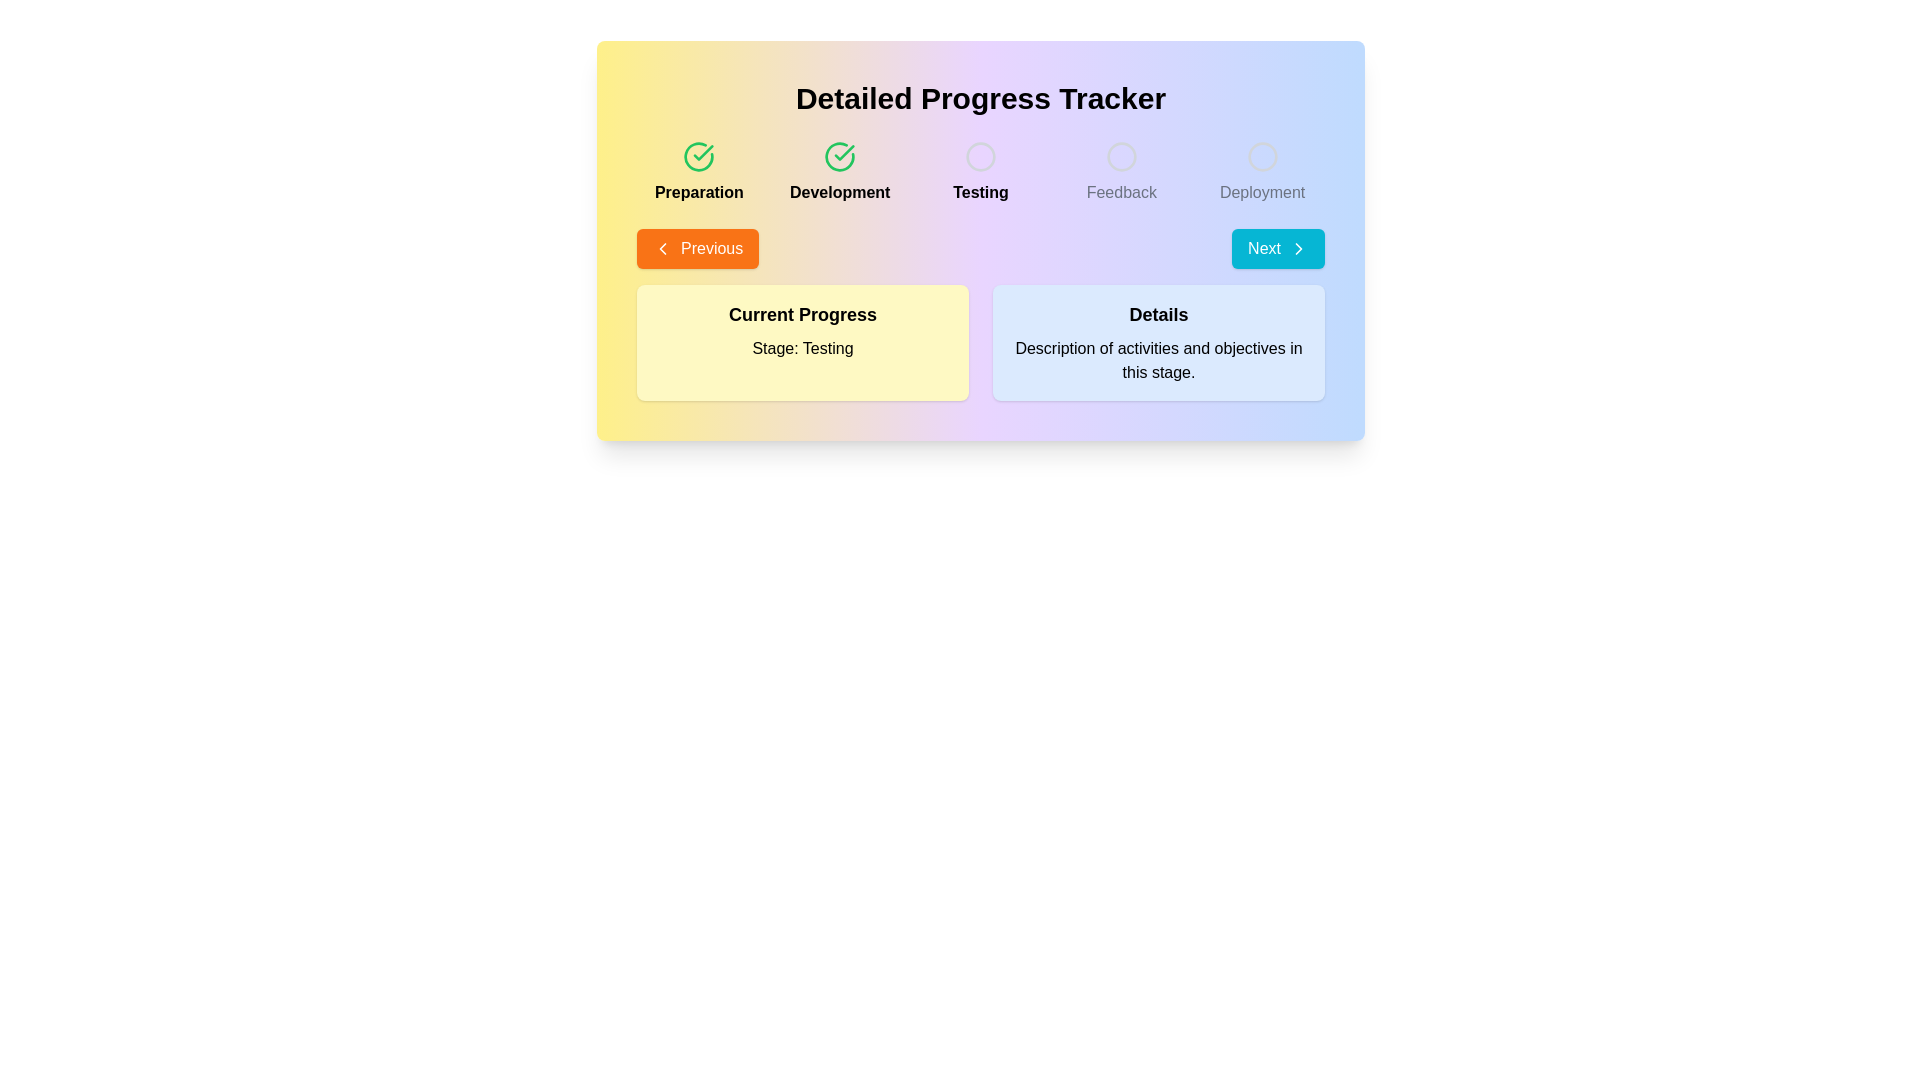 The height and width of the screenshot is (1080, 1920). I want to click on the completion checkmark icon representing the 'Development' stage in the progress tracker, so click(840, 156).